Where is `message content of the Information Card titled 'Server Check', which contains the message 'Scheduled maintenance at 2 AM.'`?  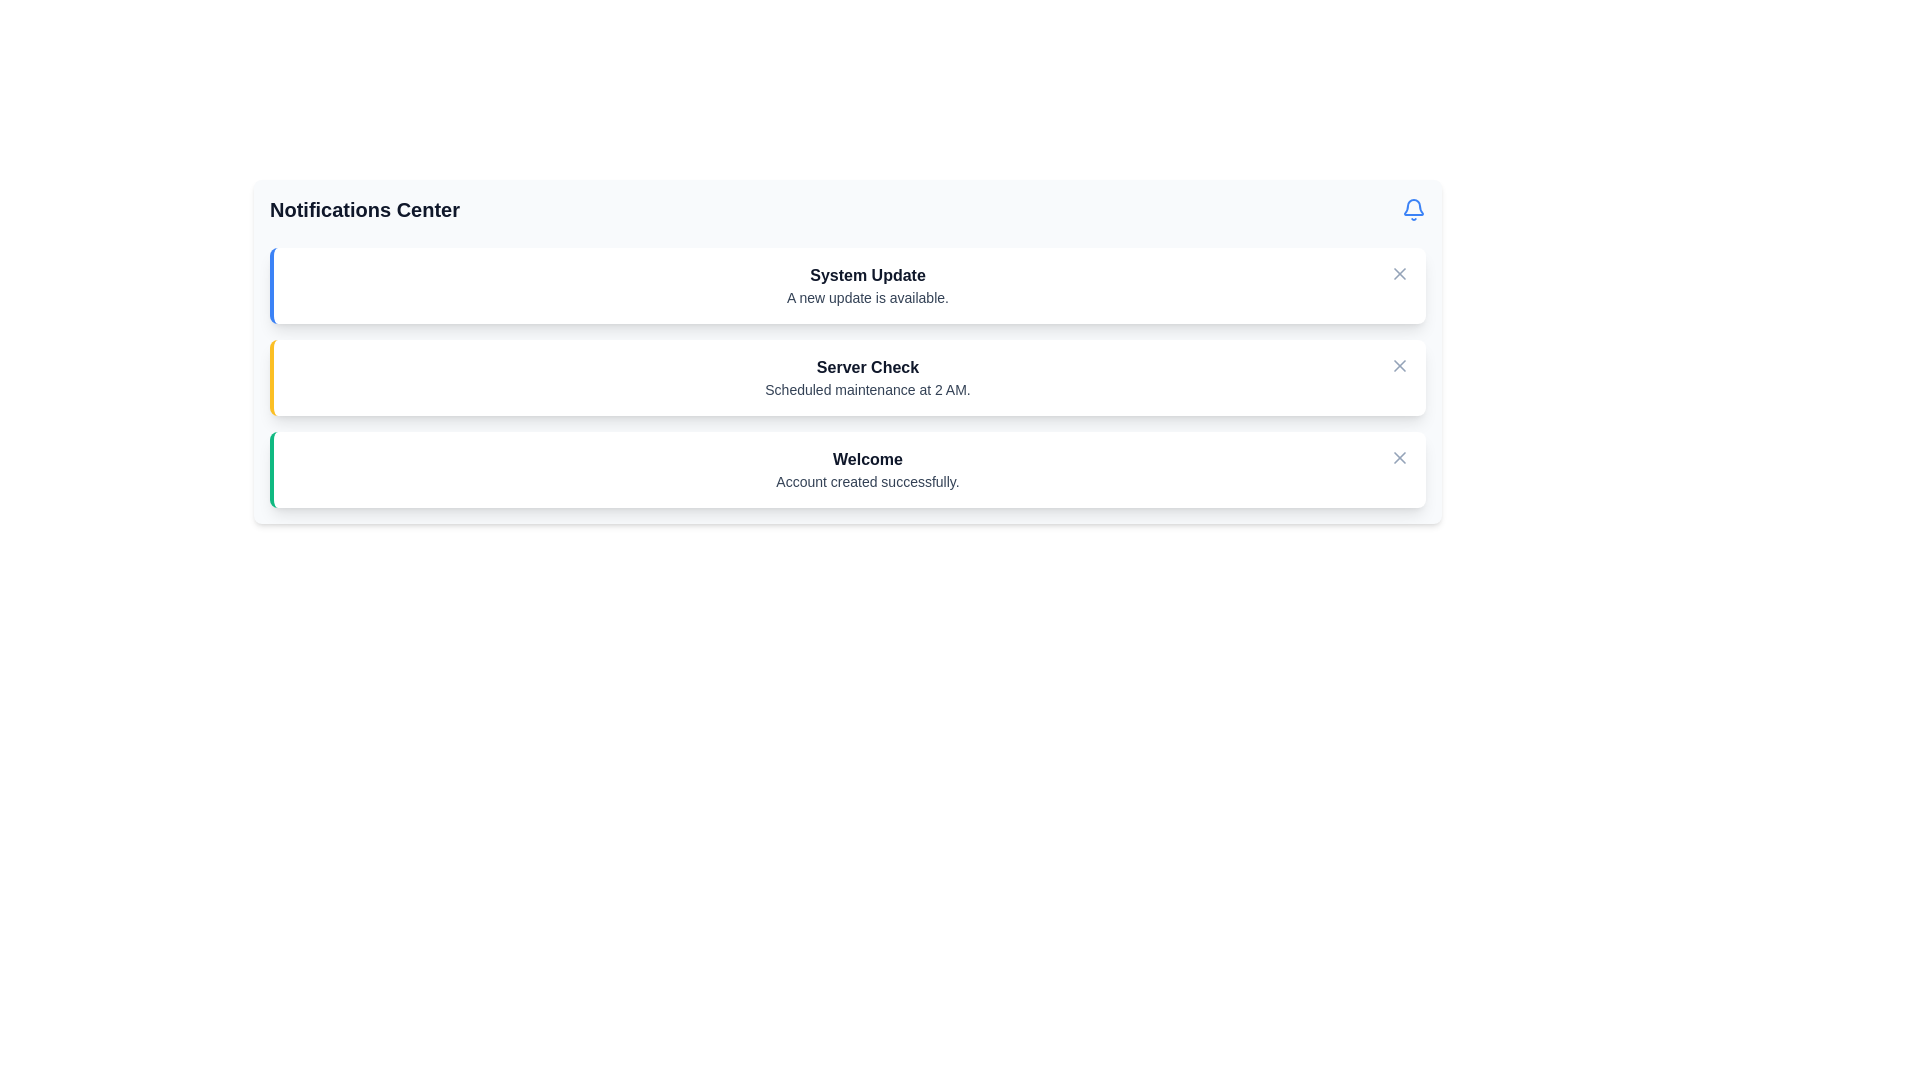
message content of the Information Card titled 'Server Check', which contains the message 'Scheduled maintenance at 2 AM.' is located at coordinates (848, 378).